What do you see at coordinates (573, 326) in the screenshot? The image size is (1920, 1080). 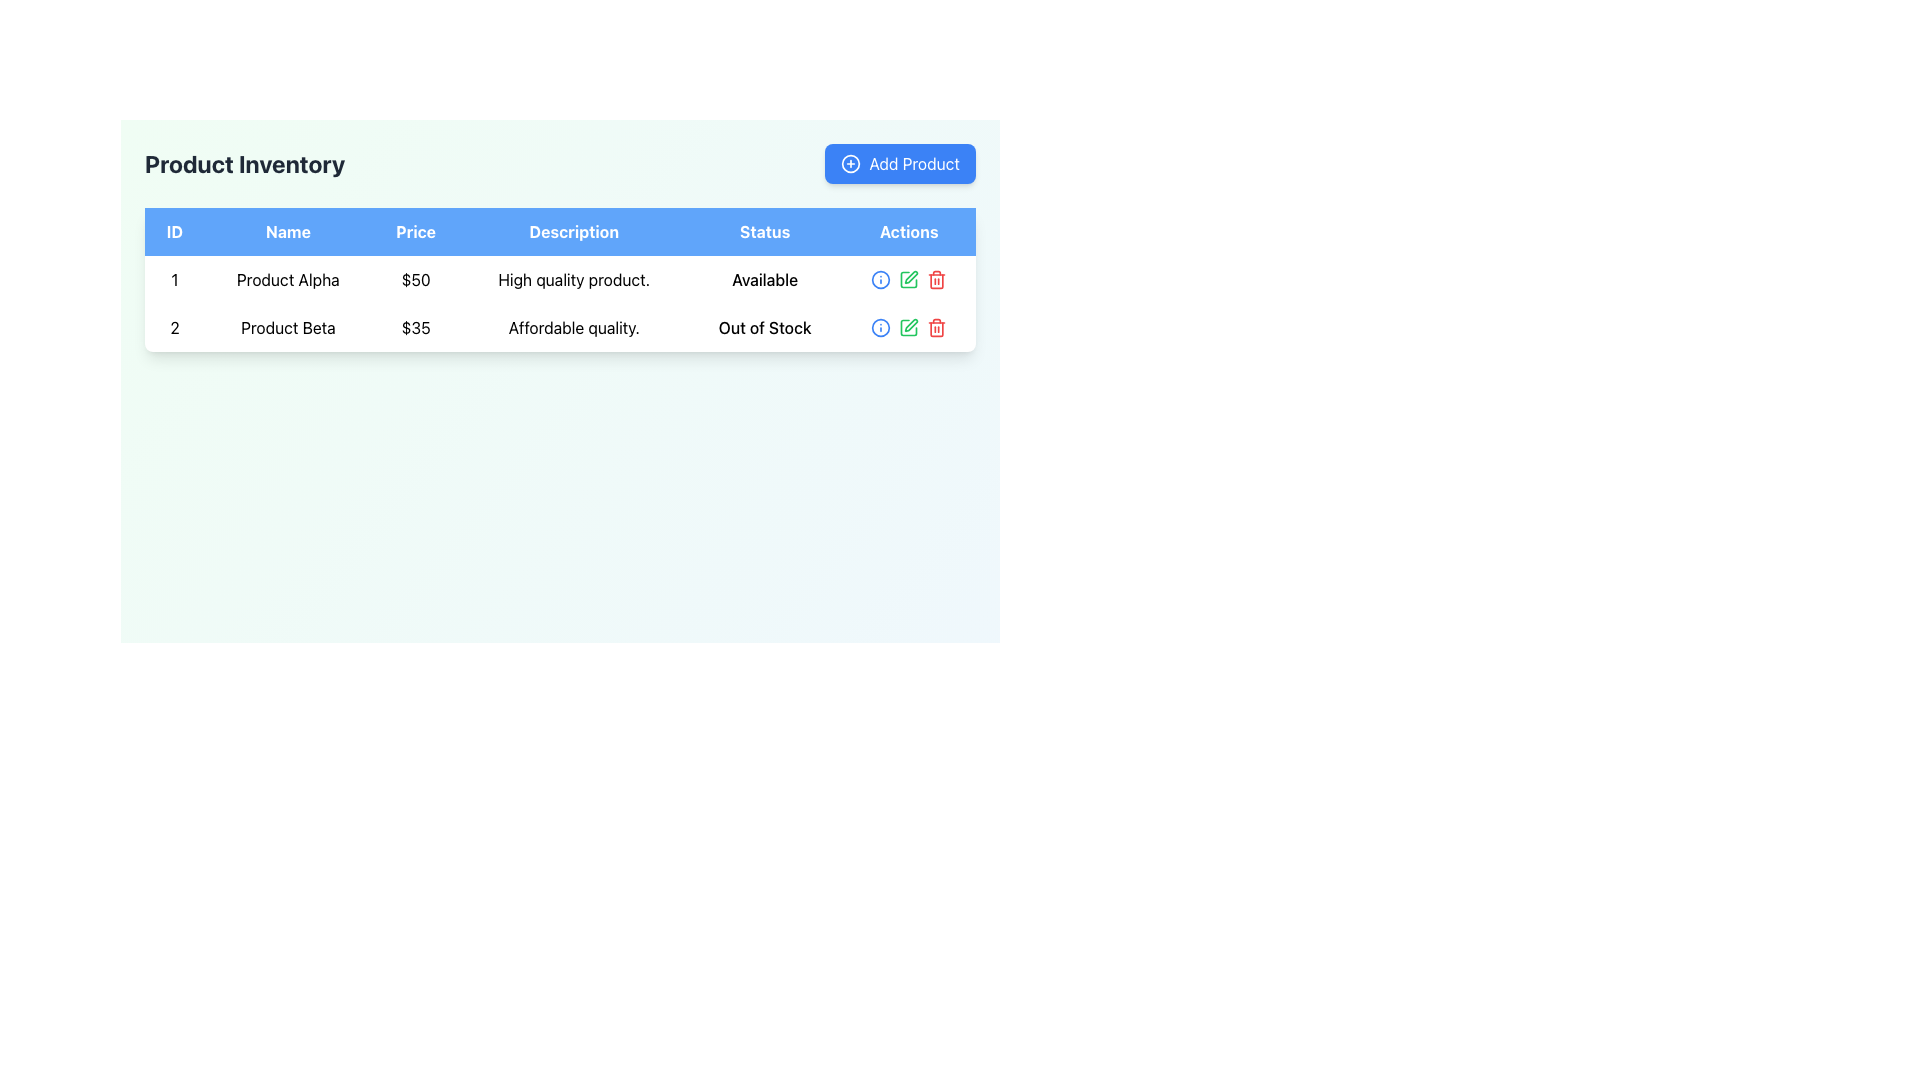 I see `the text element that contains 'Affordable quality.' positioned under the 'Description' column in the table` at bounding box center [573, 326].